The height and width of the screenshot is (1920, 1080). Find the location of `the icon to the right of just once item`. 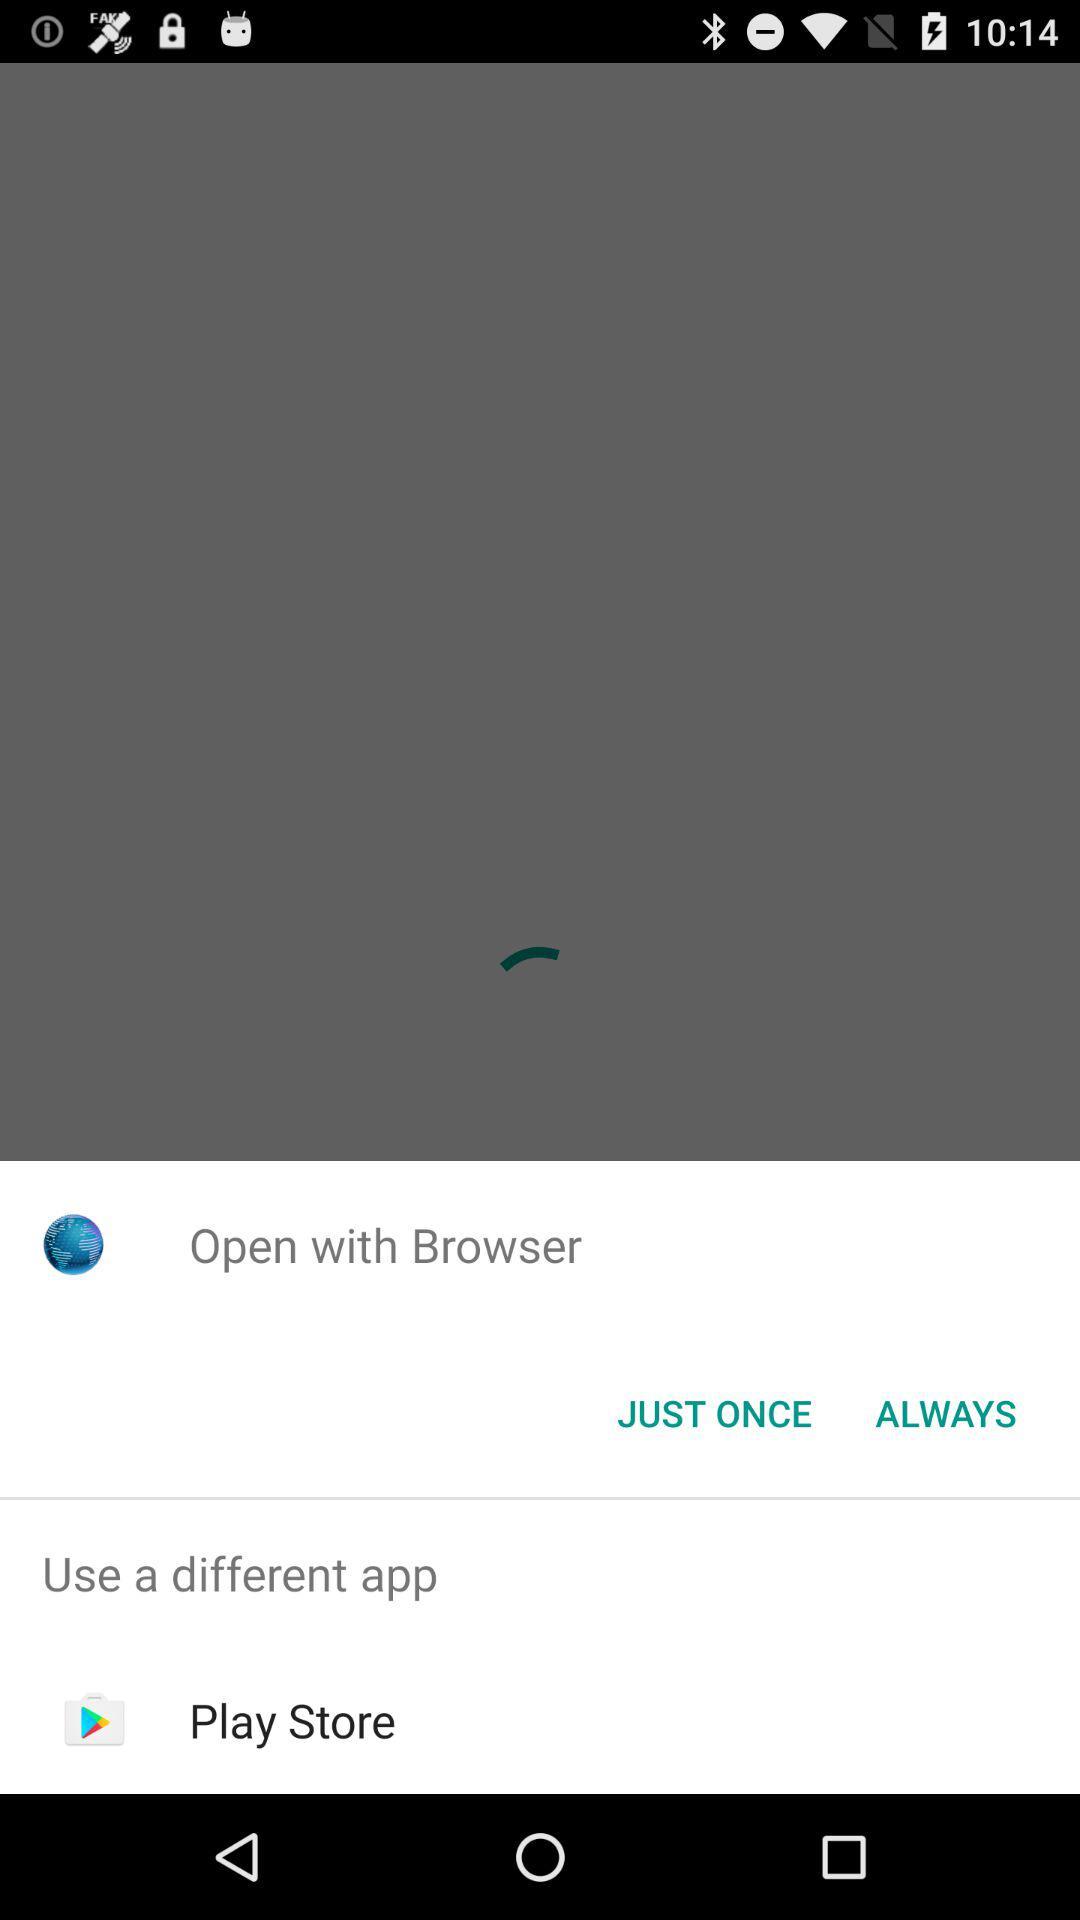

the icon to the right of just once item is located at coordinates (945, 1411).